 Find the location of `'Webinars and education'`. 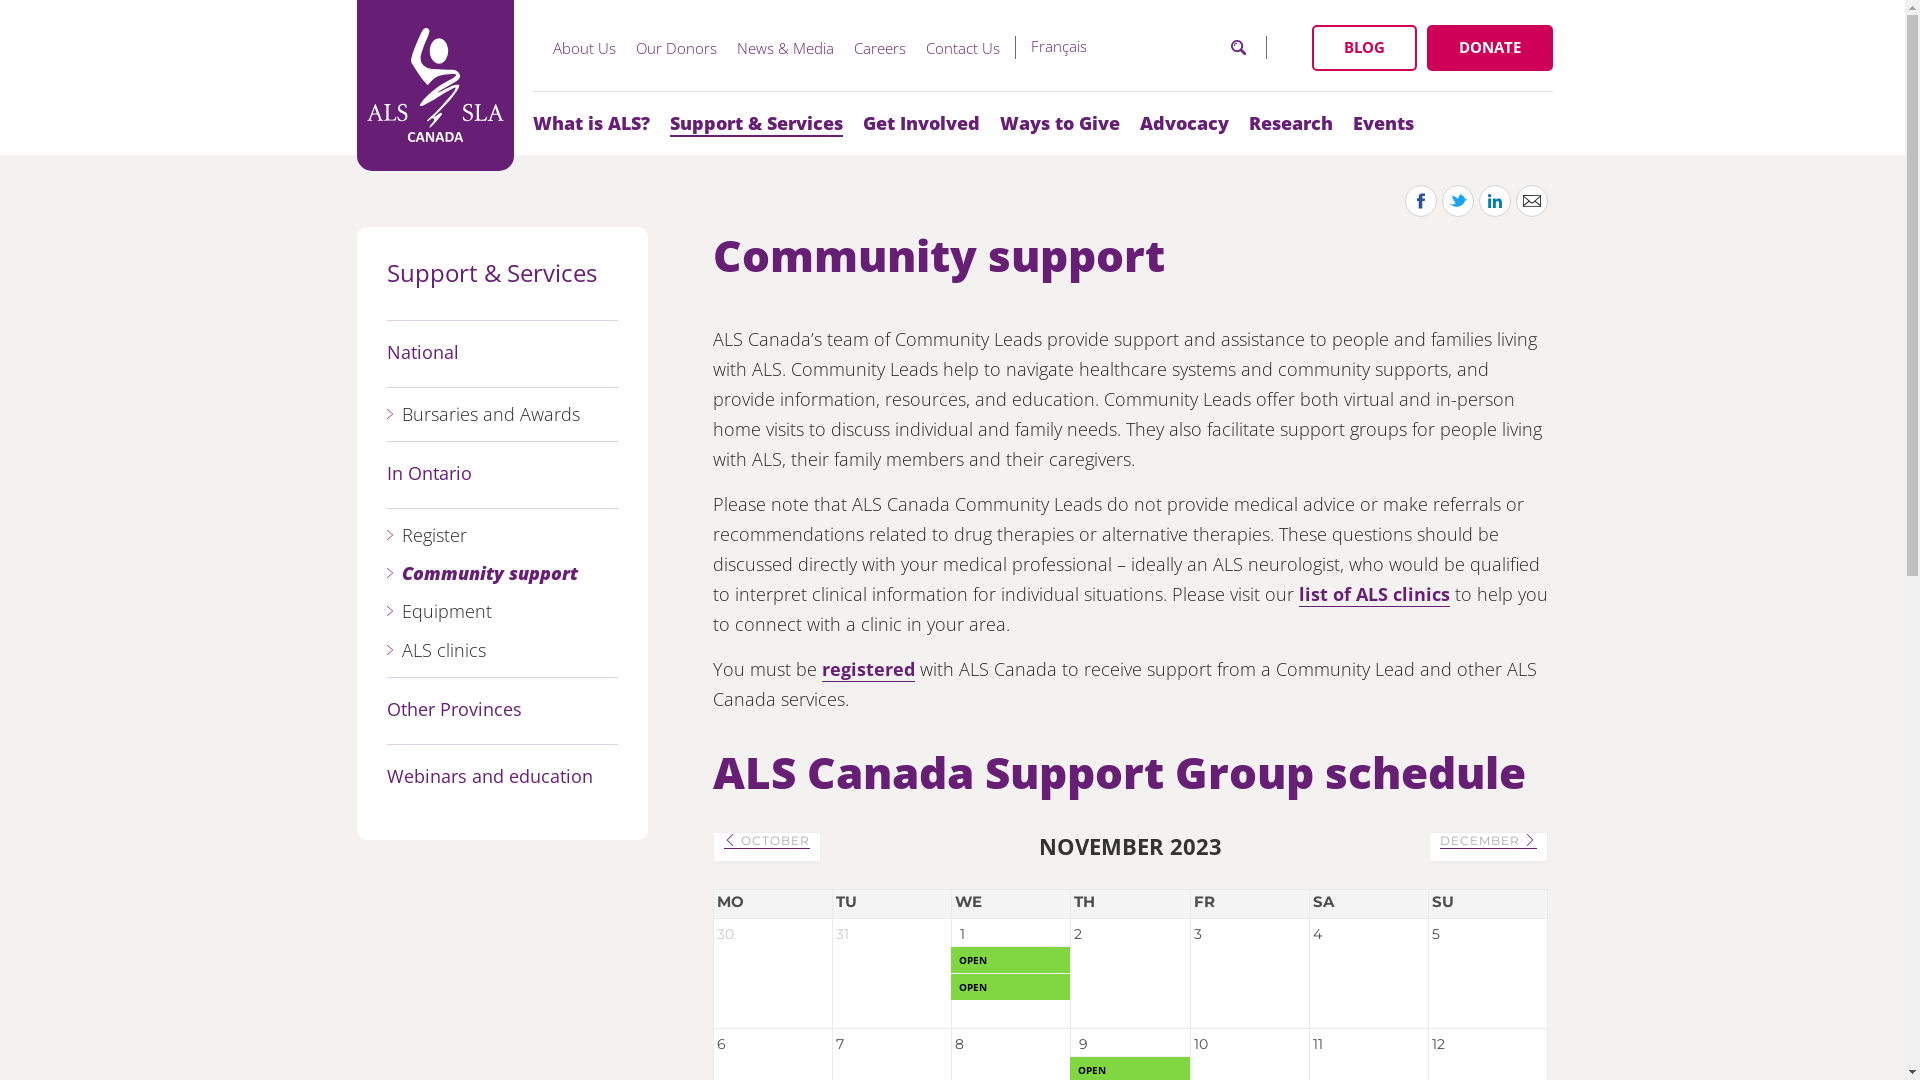

'Webinars and education' is located at coordinates (489, 776).